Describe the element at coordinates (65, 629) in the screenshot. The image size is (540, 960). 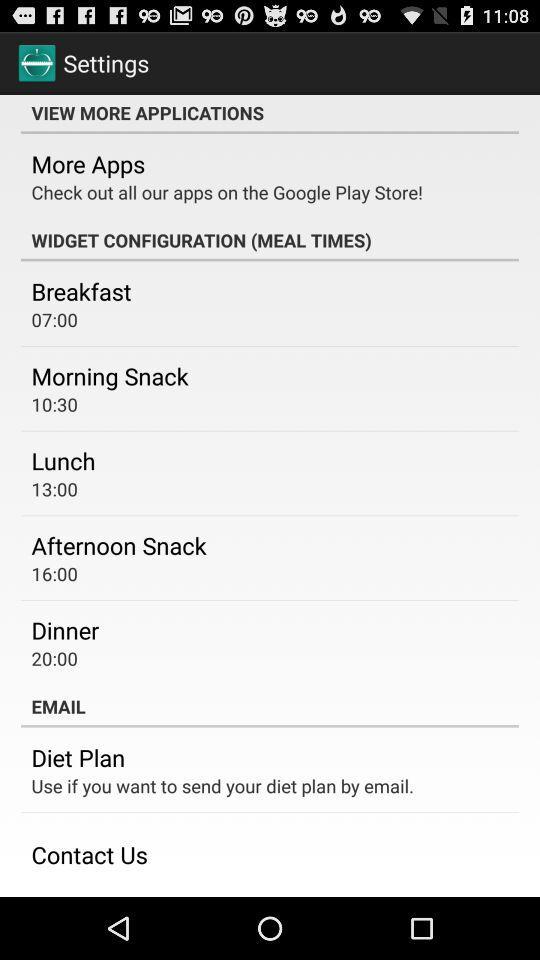
I see `the icon above the 20:00 item` at that location.